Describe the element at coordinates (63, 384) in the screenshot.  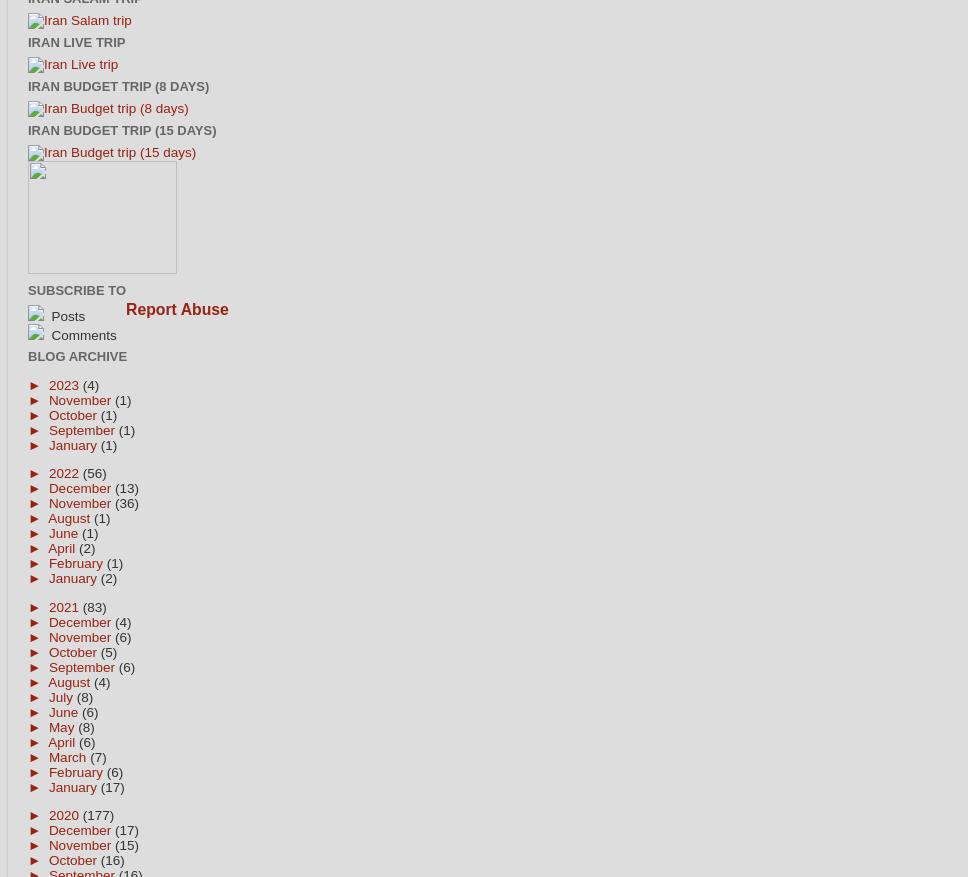
I see `'2023'` at that location.